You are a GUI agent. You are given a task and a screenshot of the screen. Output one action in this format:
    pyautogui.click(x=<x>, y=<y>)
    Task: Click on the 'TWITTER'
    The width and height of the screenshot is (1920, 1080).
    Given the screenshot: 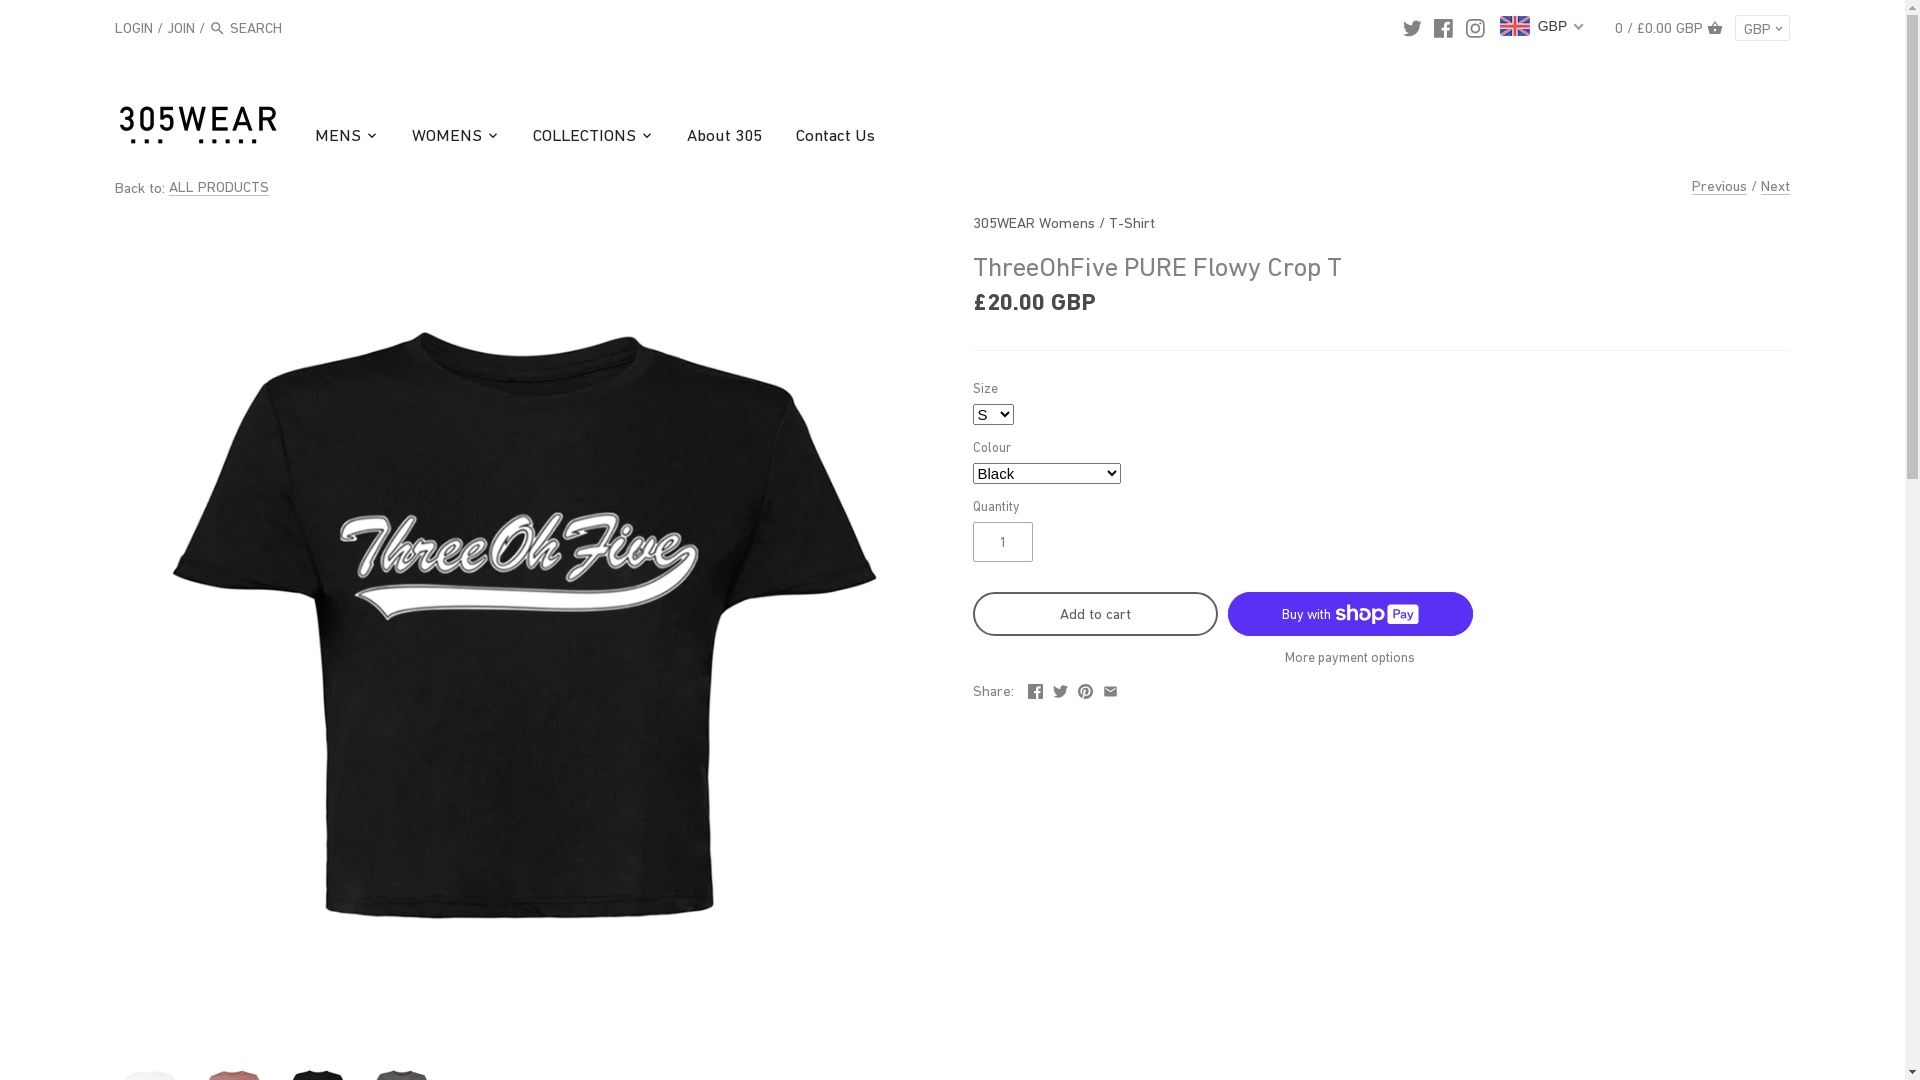 What is the action you would take?
    pyautogui.click(x=1411, y=27)
    